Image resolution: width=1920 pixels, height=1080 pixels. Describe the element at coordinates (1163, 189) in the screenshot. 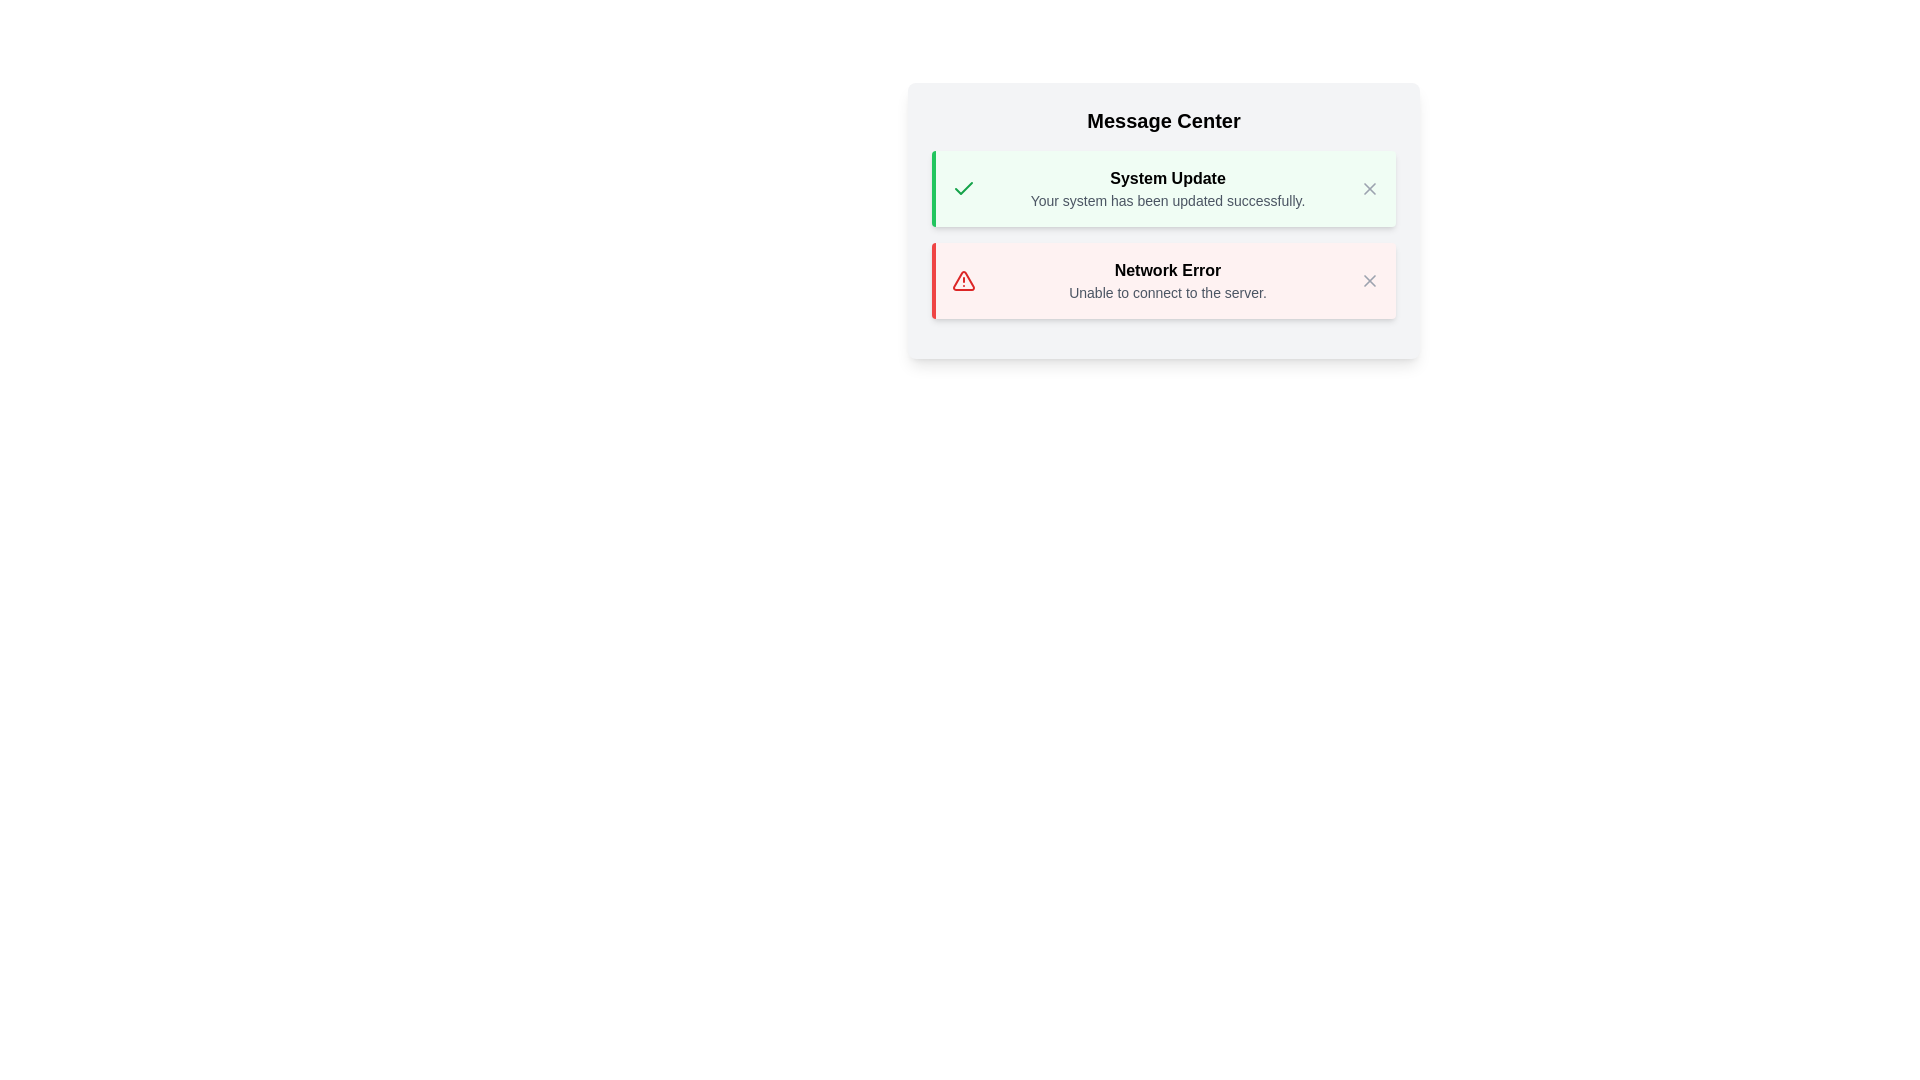

I see `the first notification card in the Message Center` at that location.